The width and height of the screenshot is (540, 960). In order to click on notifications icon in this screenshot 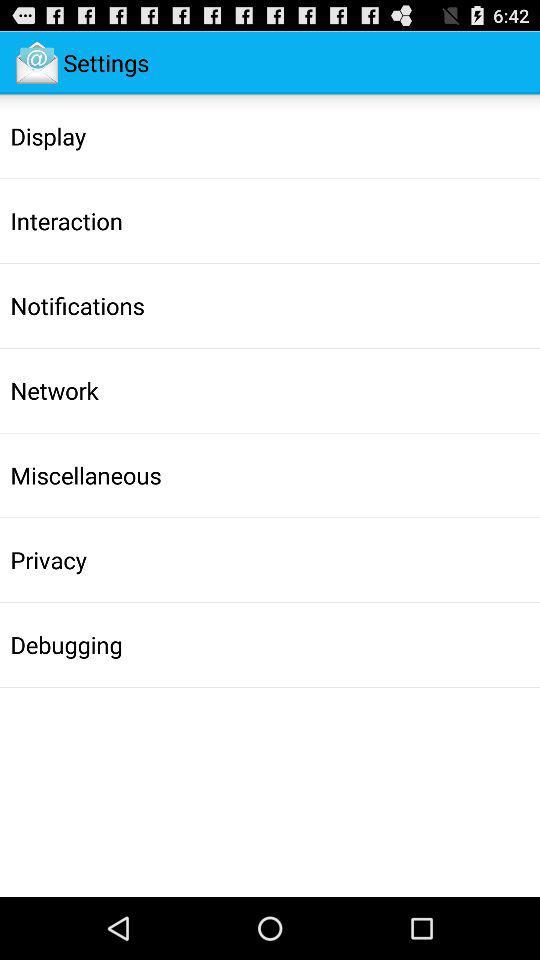, I will do `click(76, 305)`.